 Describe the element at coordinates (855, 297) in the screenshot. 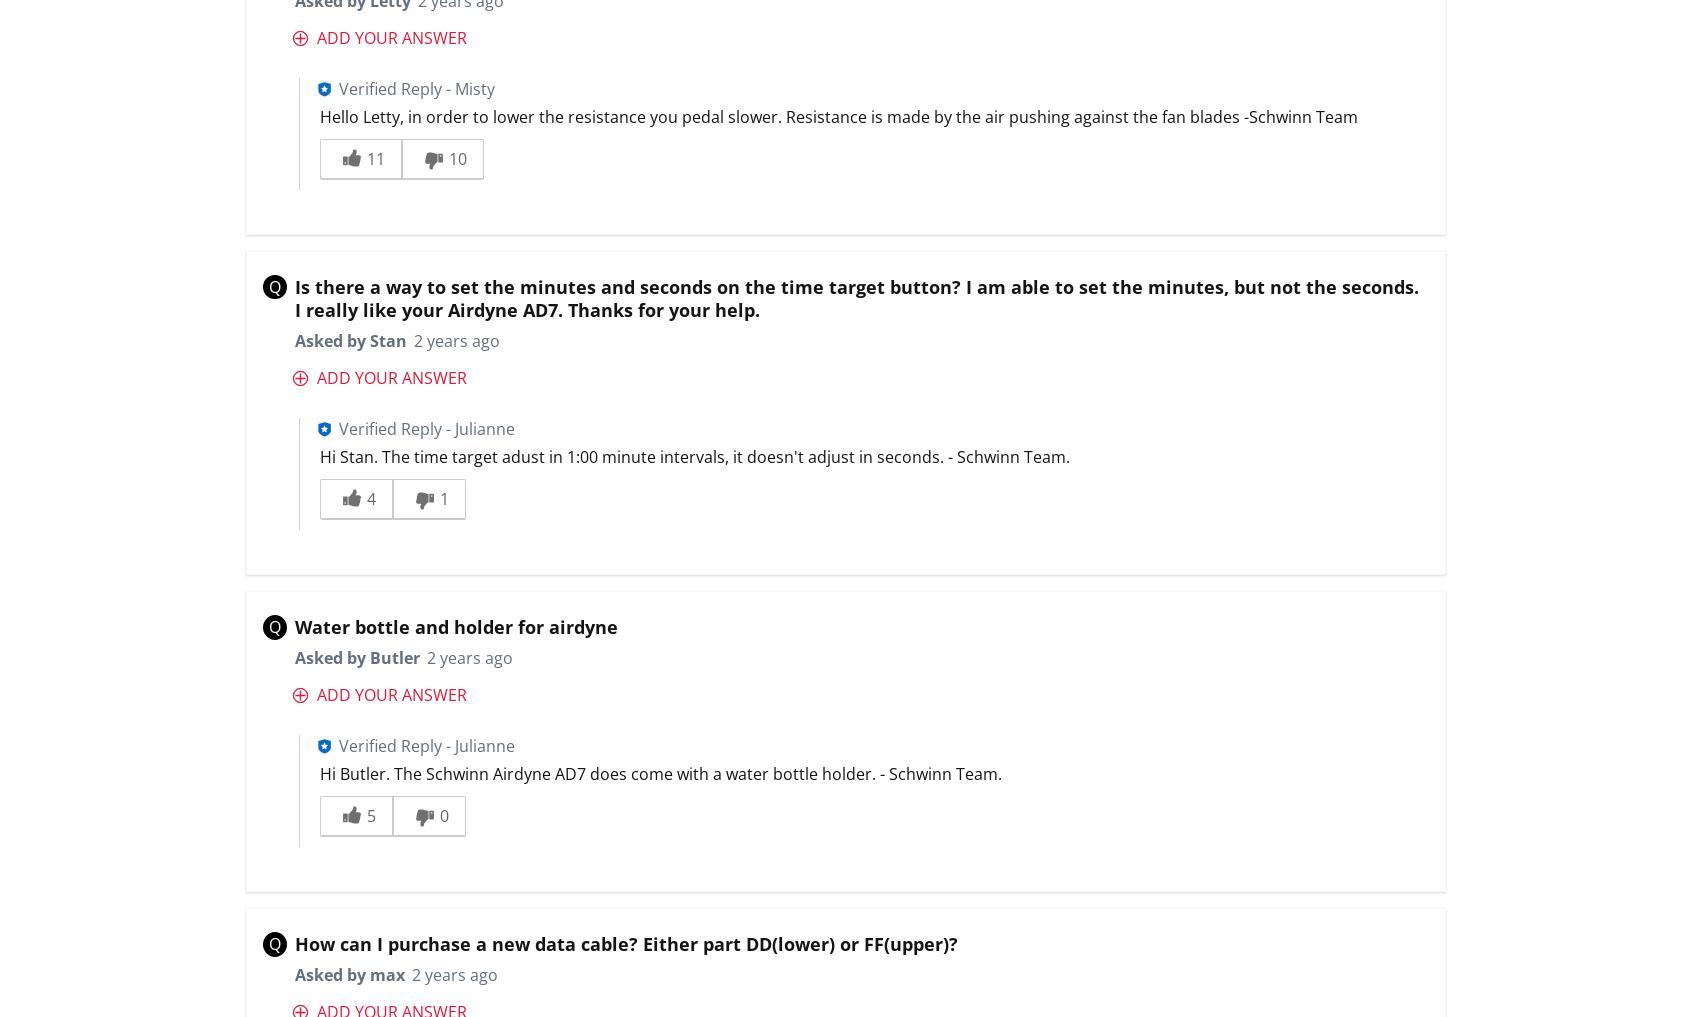

I see `'Is there a way to set the minutes and seconds on the time target button?  I am able to set the minutes, but not the seconds.  I really like your Airdyne AD7. 
Thanks for your help.'` at that location.